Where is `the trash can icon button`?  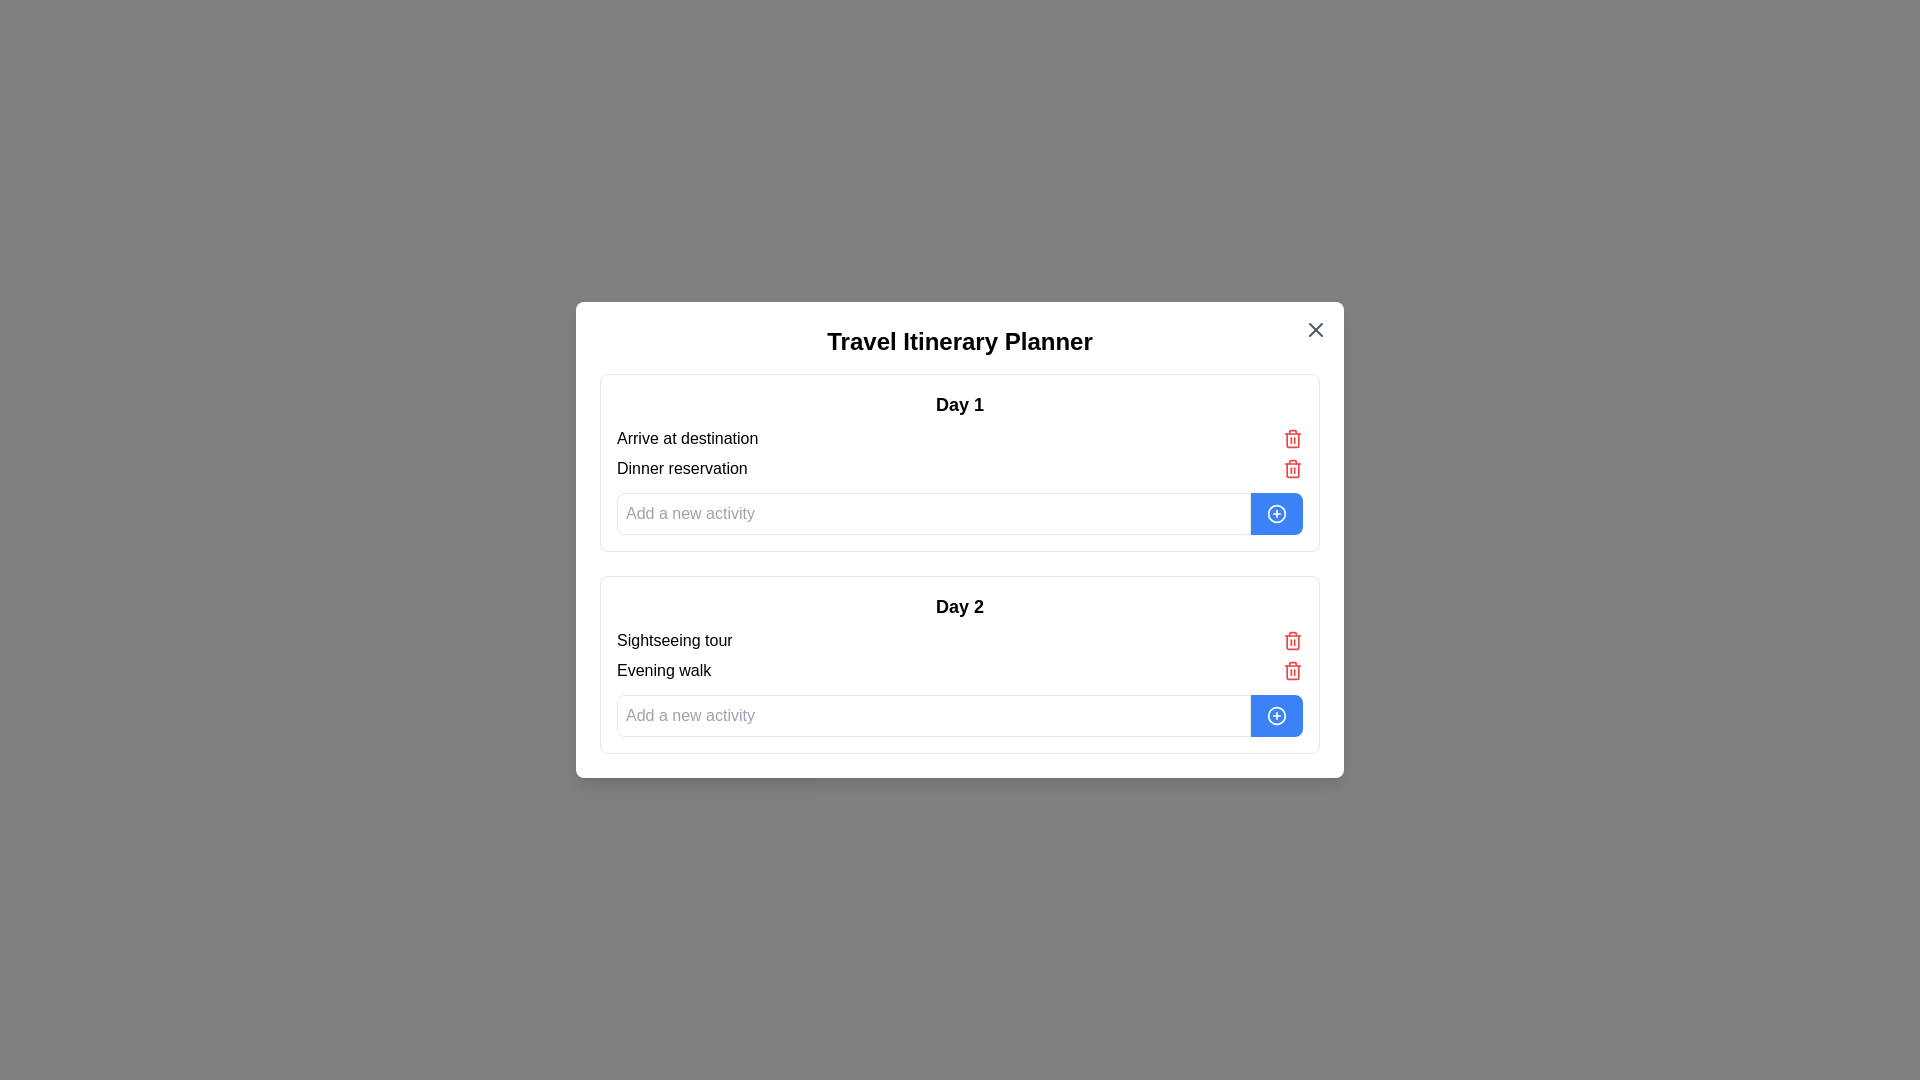
the trash can icon button is located at coordinates (1292, 469).